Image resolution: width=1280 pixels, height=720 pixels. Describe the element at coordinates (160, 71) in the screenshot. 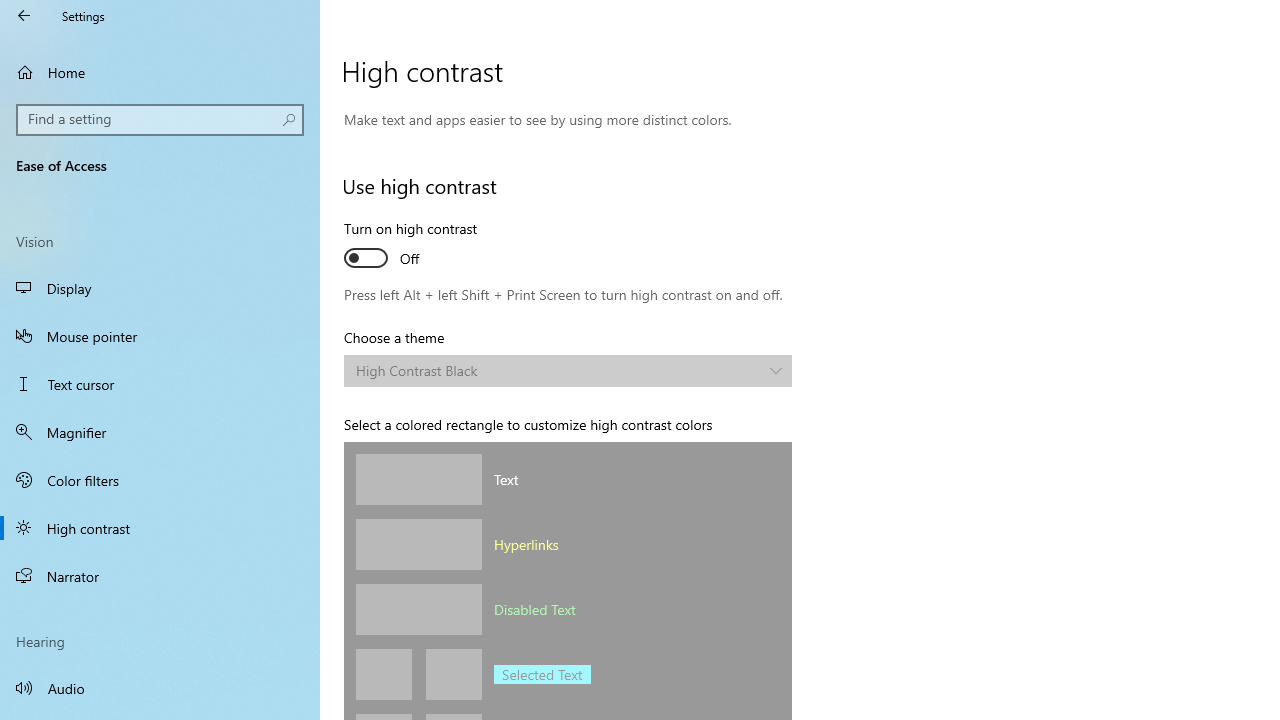

I see `'Home'` at that location.